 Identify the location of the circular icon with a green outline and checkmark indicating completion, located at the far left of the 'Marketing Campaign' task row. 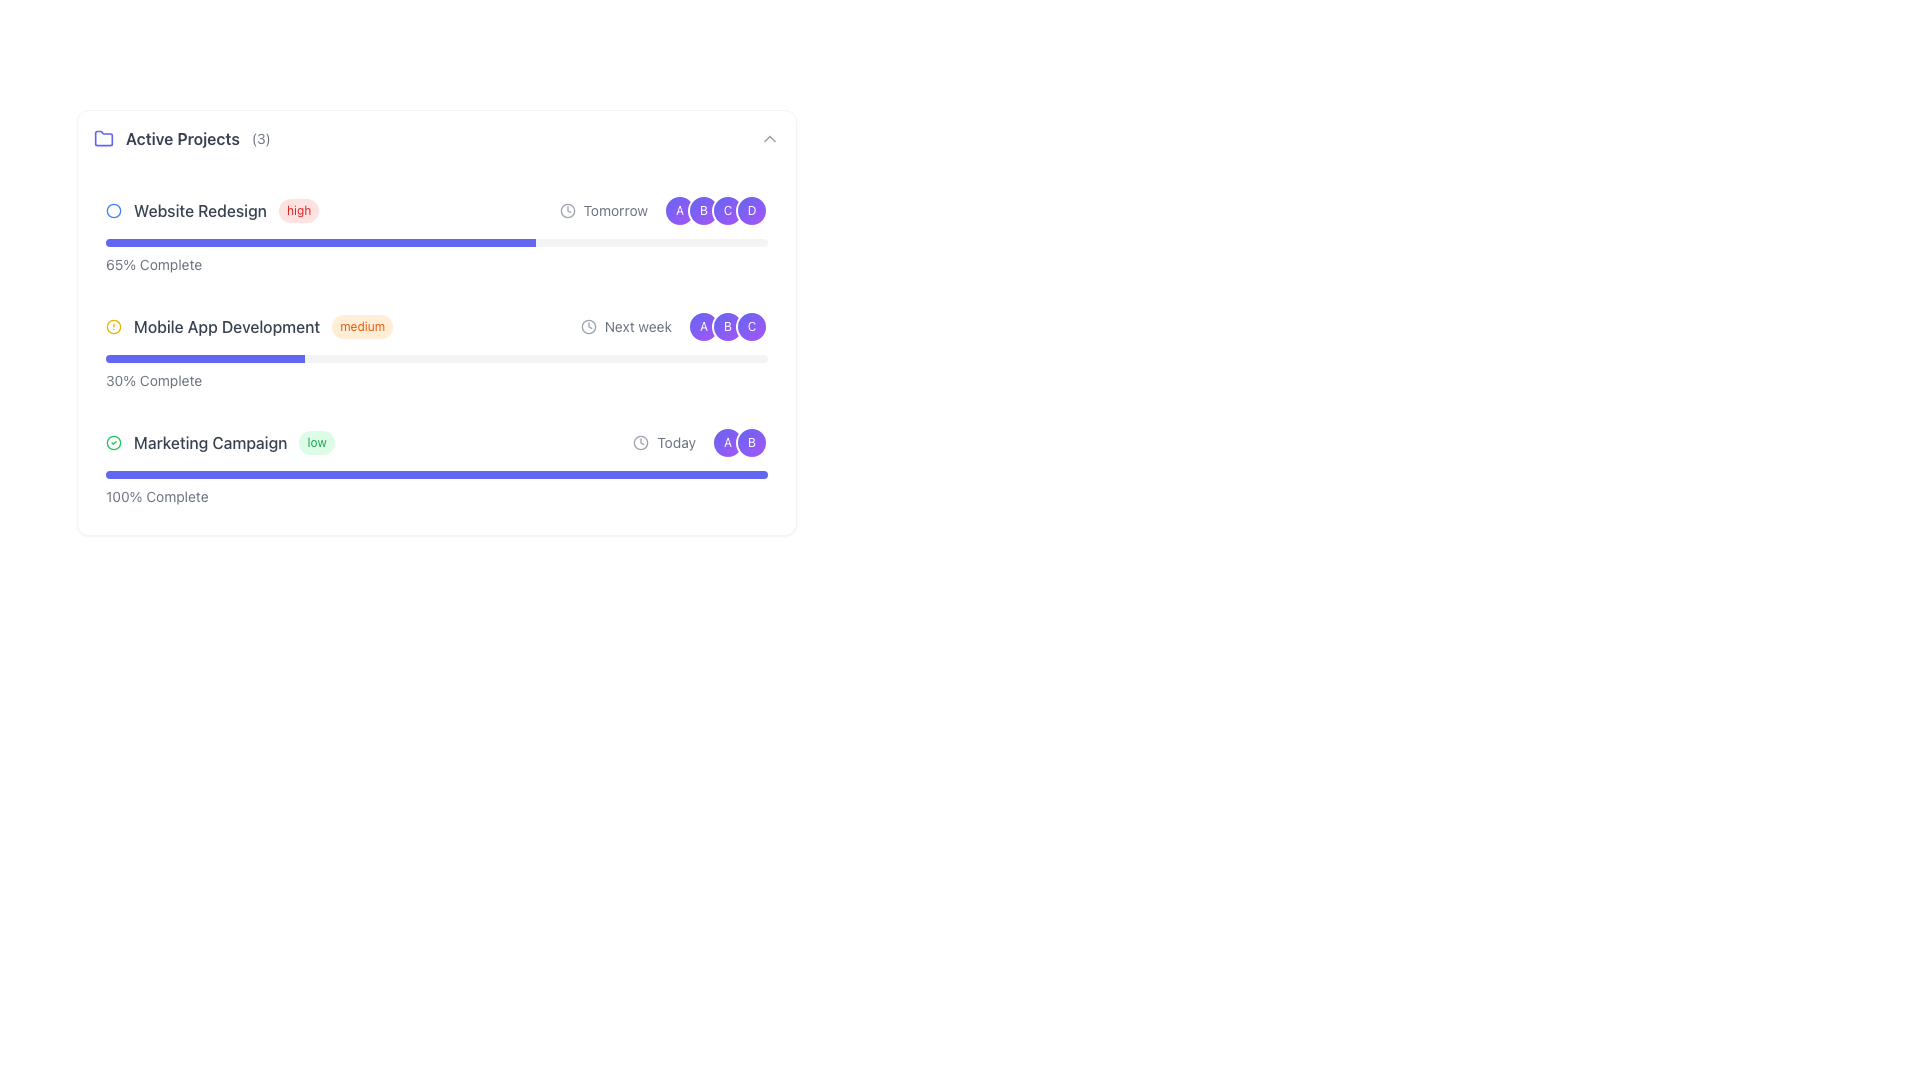
(113, 442).